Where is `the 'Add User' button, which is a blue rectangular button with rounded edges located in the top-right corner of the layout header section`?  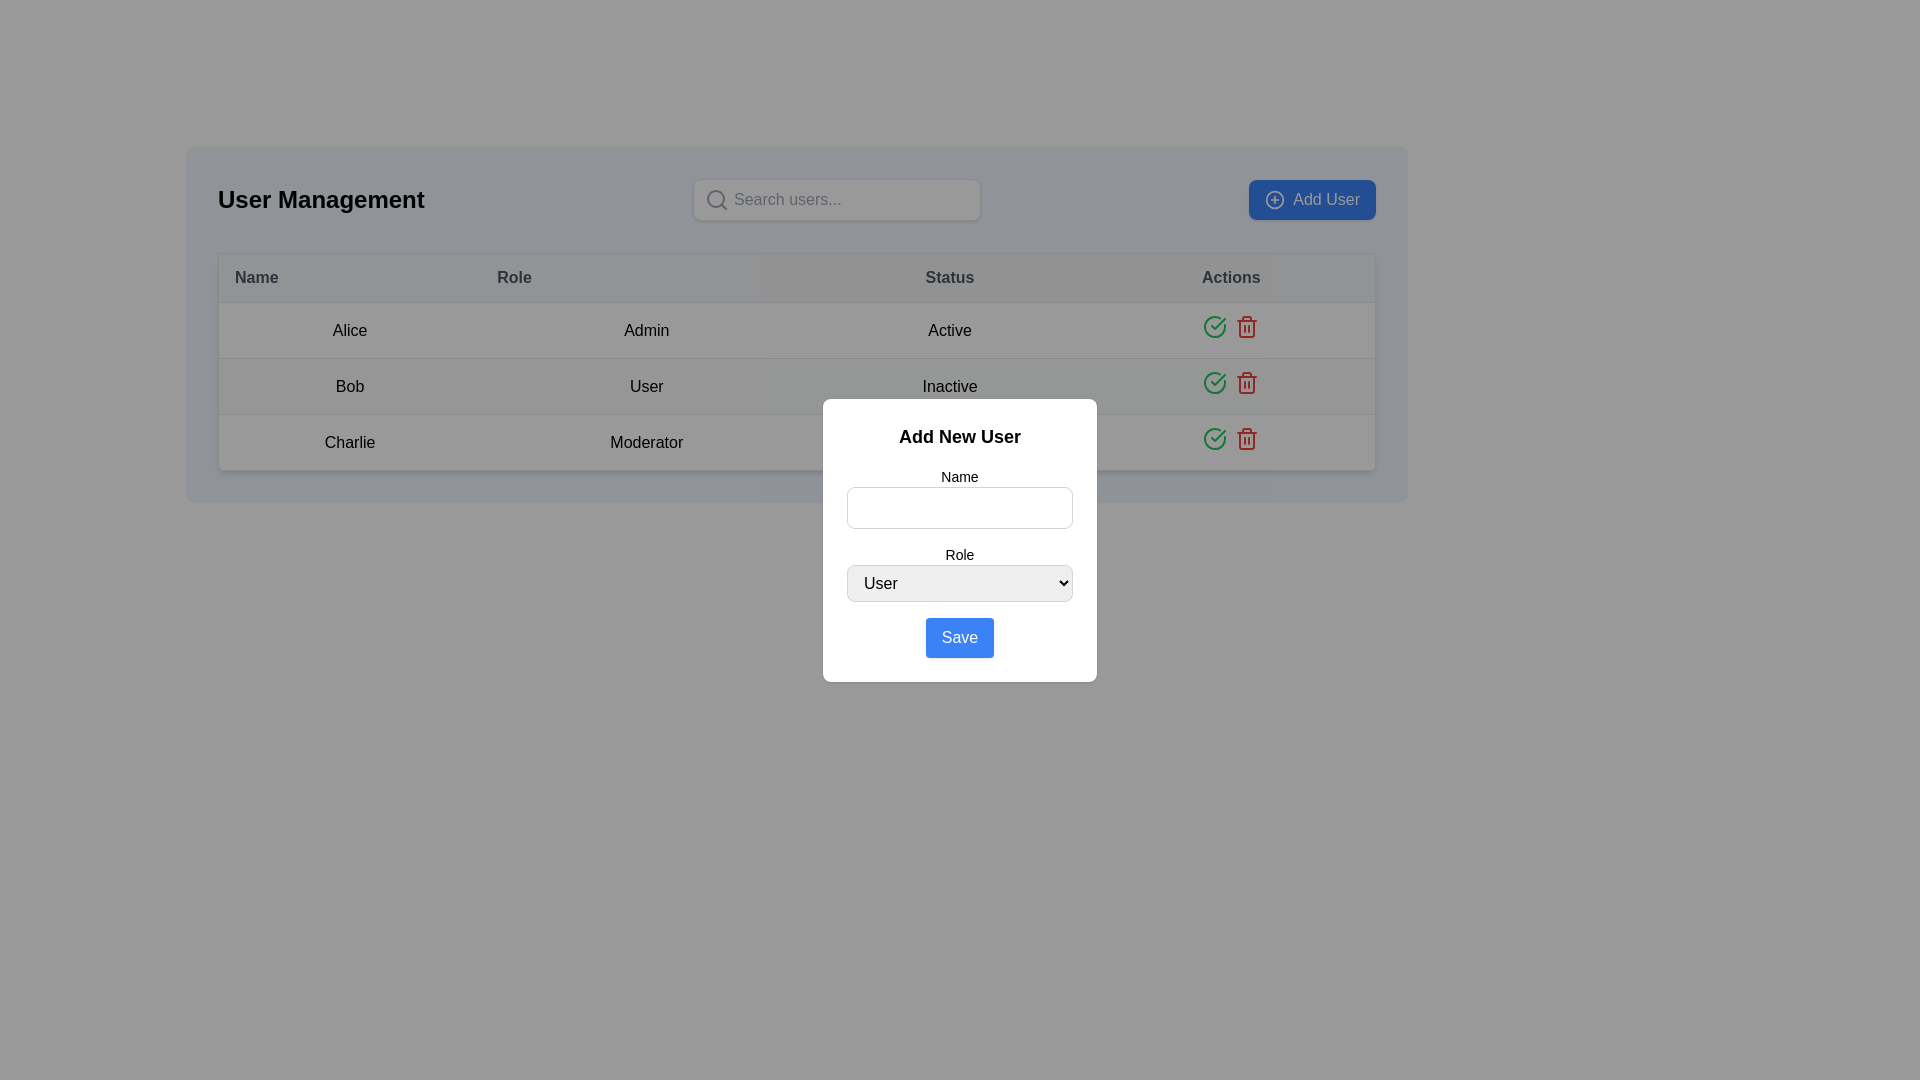
the 'Add User' button, which is a blue rectangular button with rounded edges located in the top-right corner of the layout header section is located at coordinates (1312, 200).